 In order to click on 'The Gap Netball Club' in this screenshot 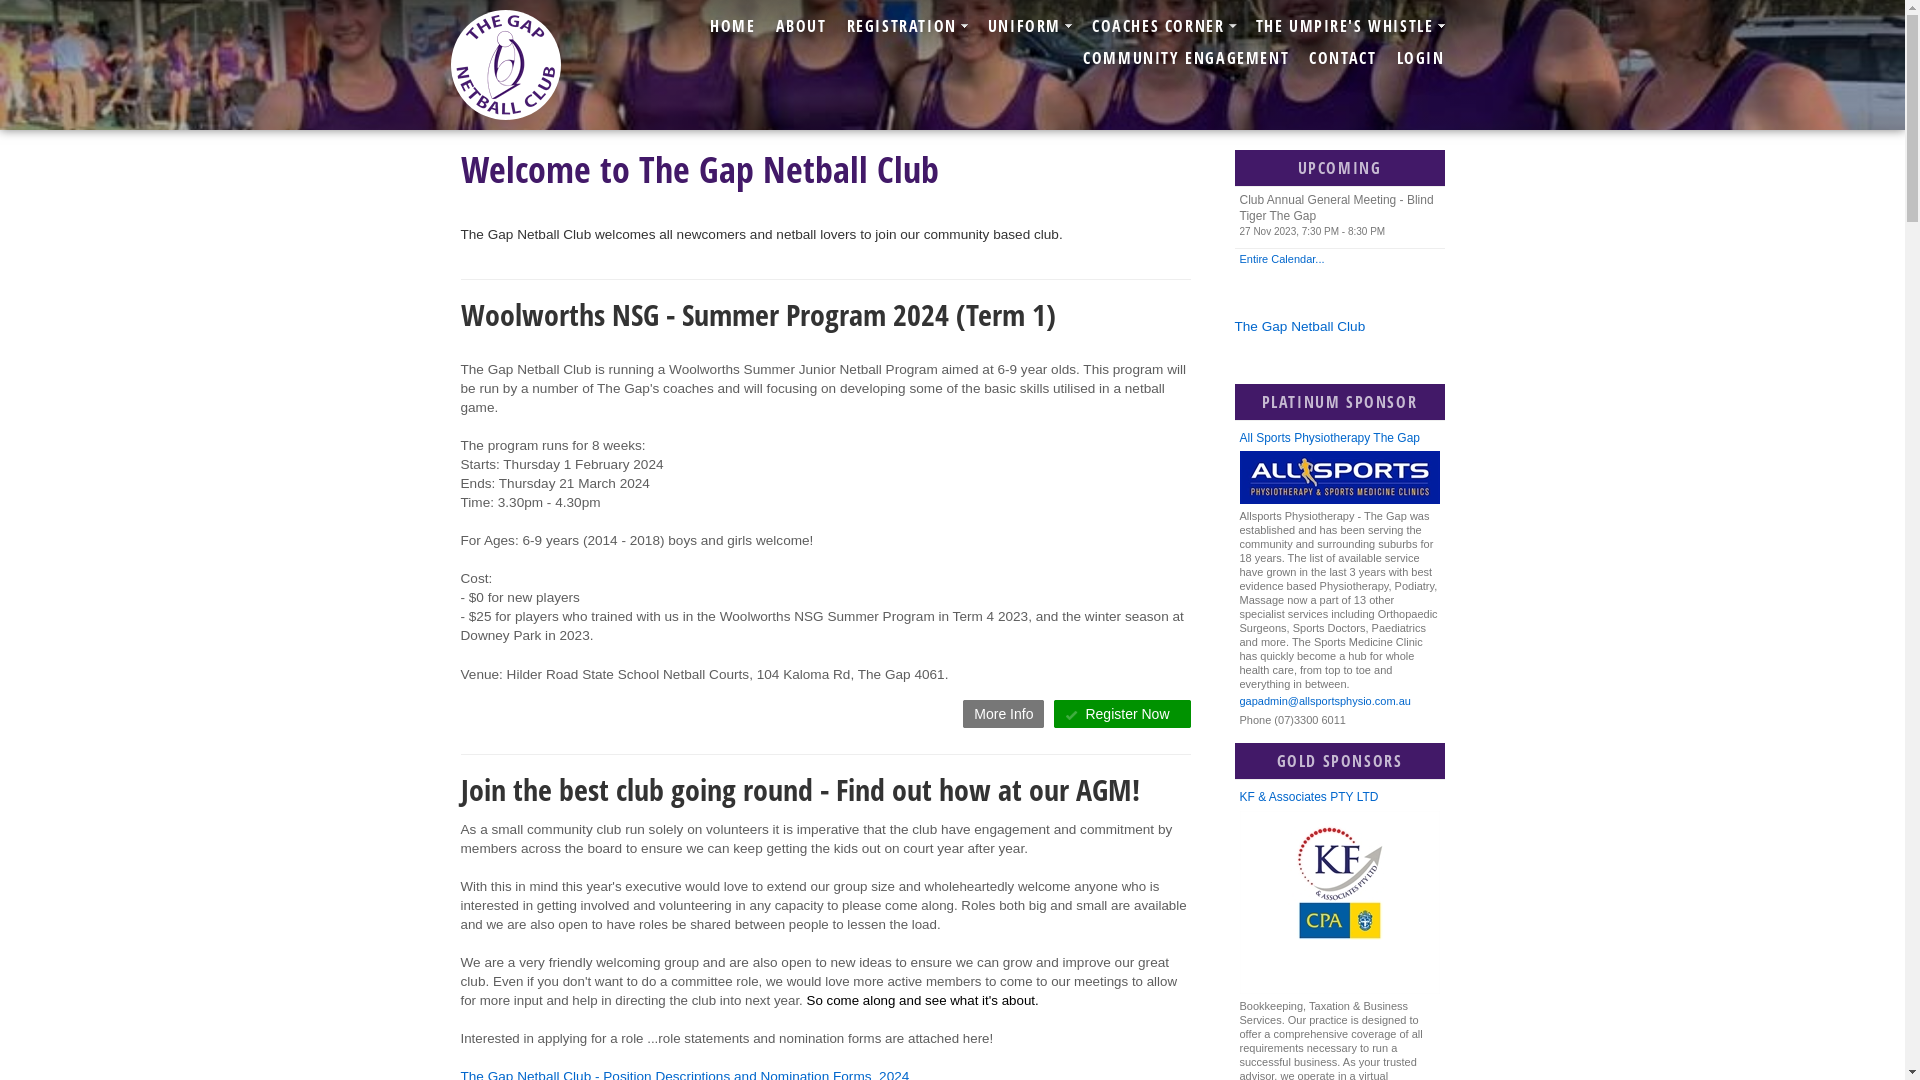, I will do `click(1299, 325)`.